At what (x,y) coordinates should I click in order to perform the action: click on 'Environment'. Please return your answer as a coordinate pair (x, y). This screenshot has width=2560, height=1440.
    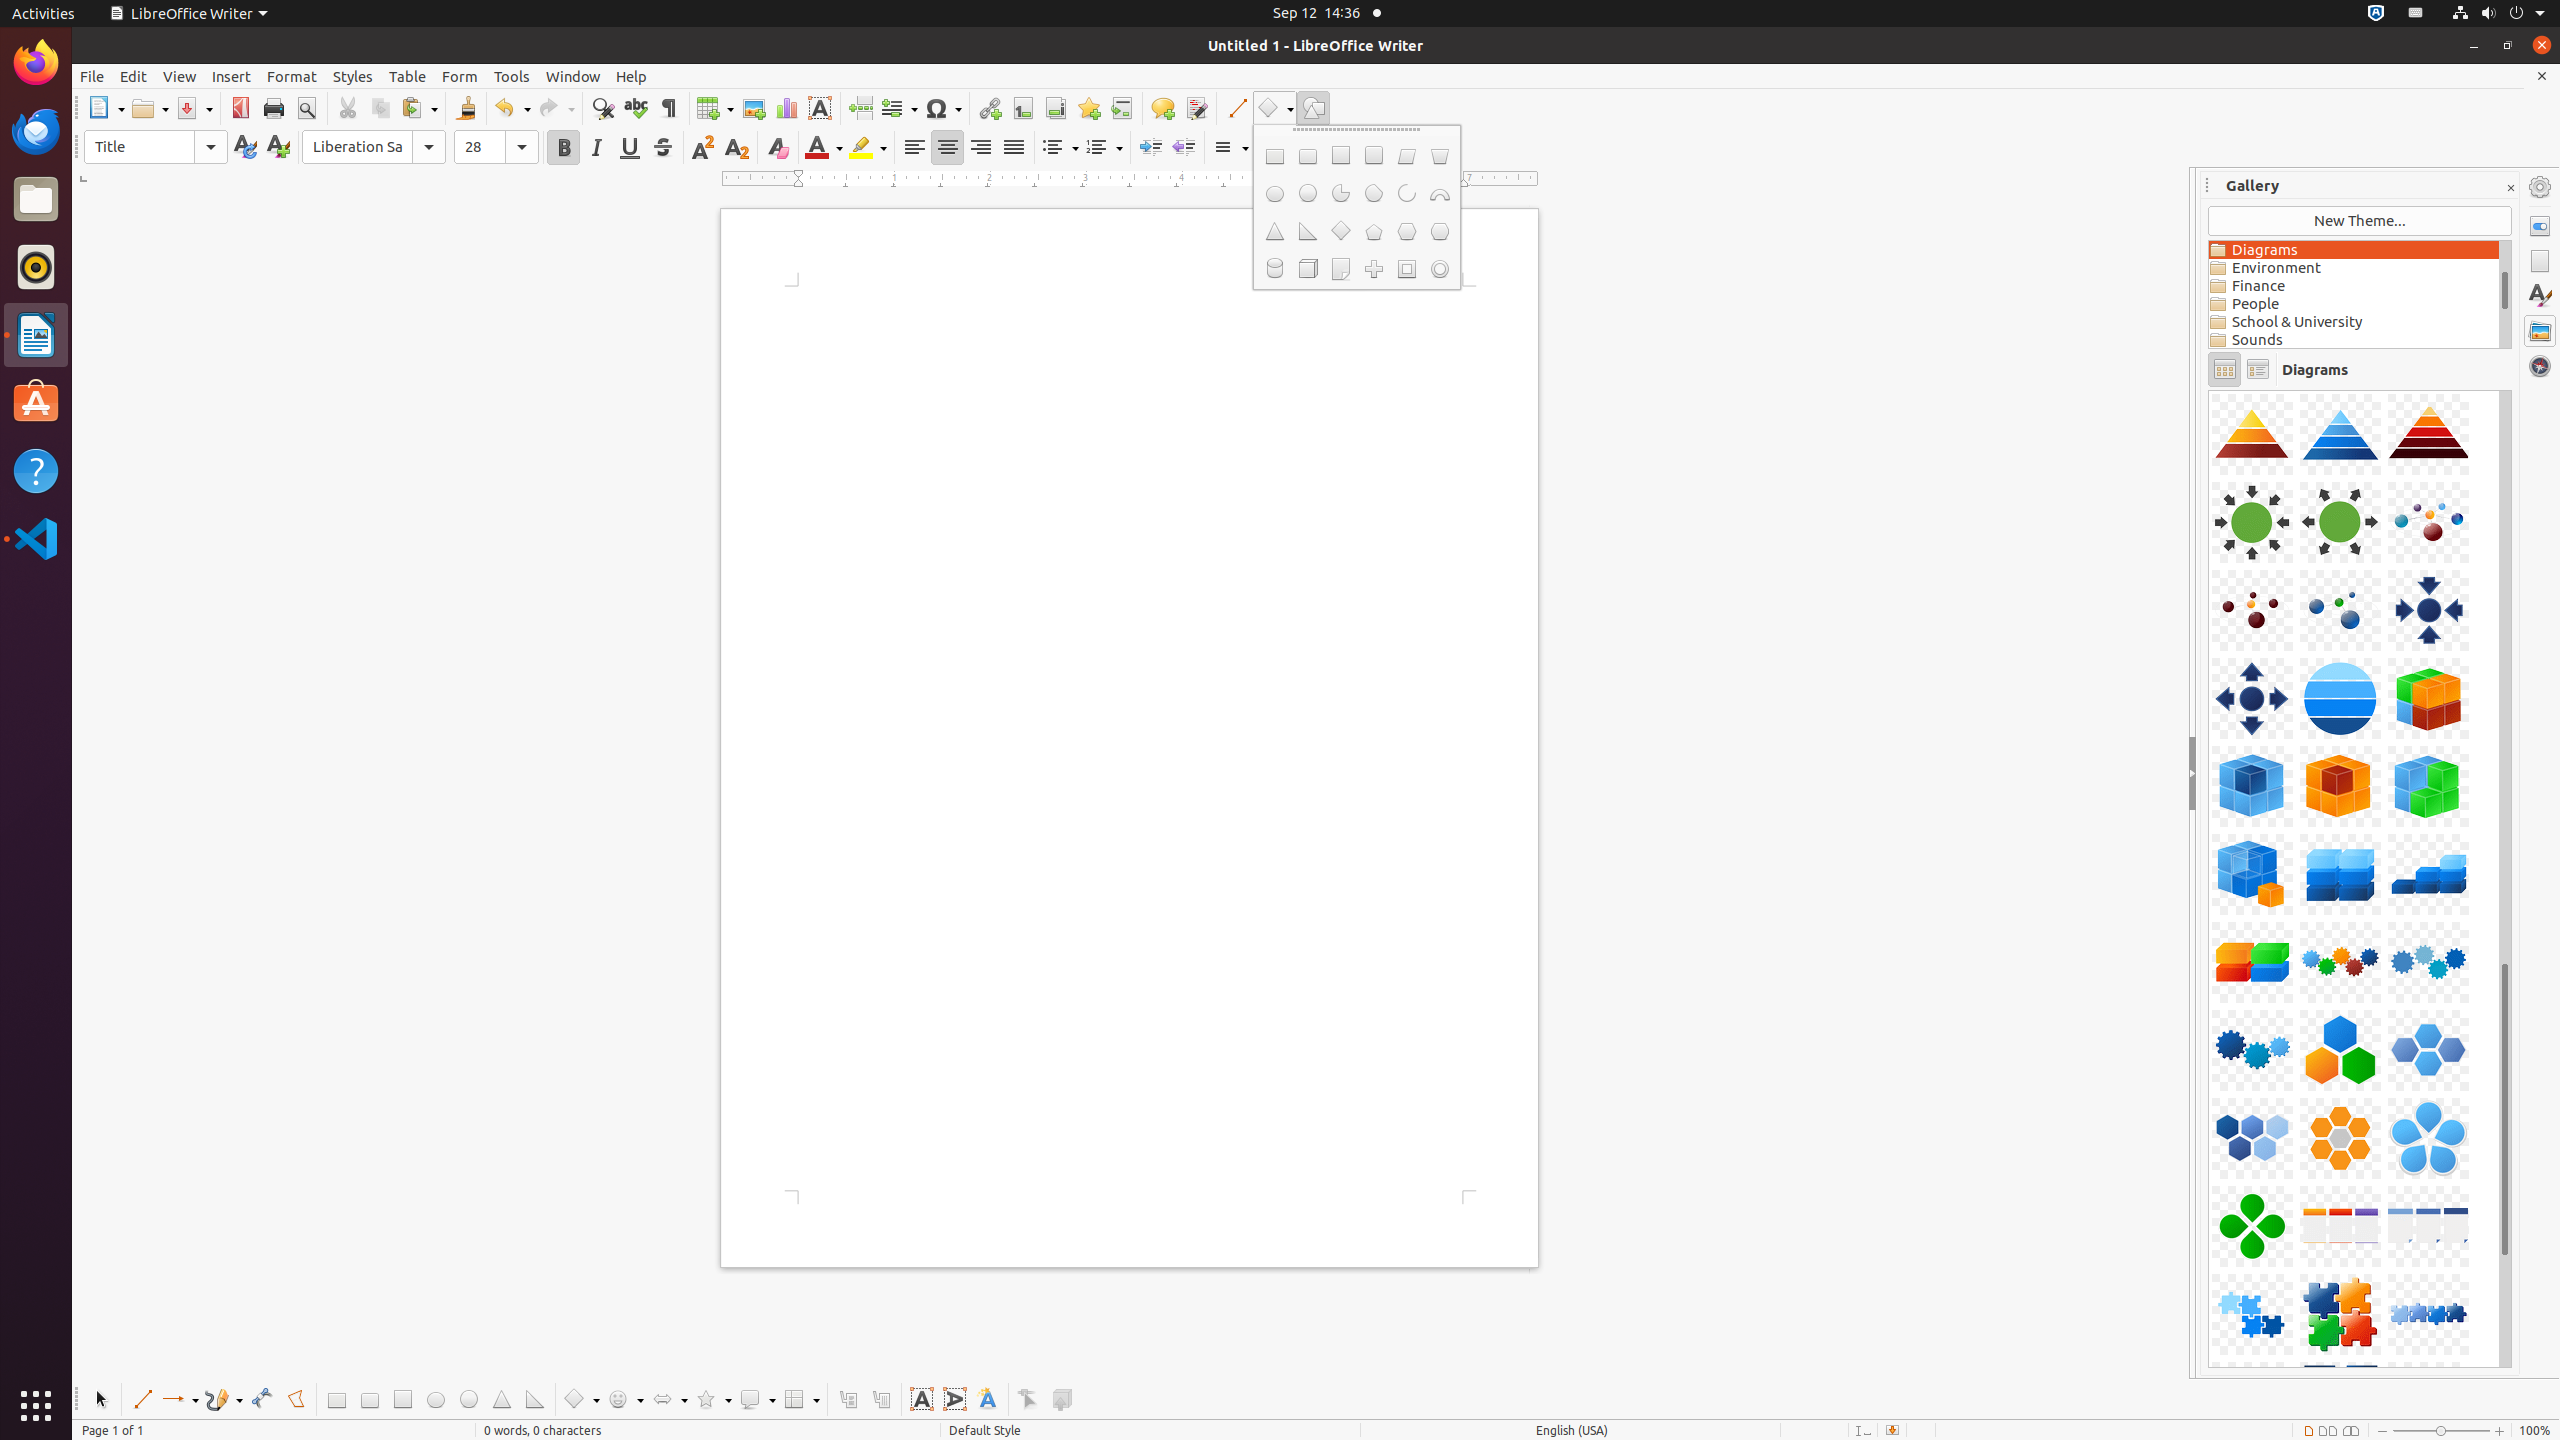
    Looking at the image, I should click on (2352, 267).